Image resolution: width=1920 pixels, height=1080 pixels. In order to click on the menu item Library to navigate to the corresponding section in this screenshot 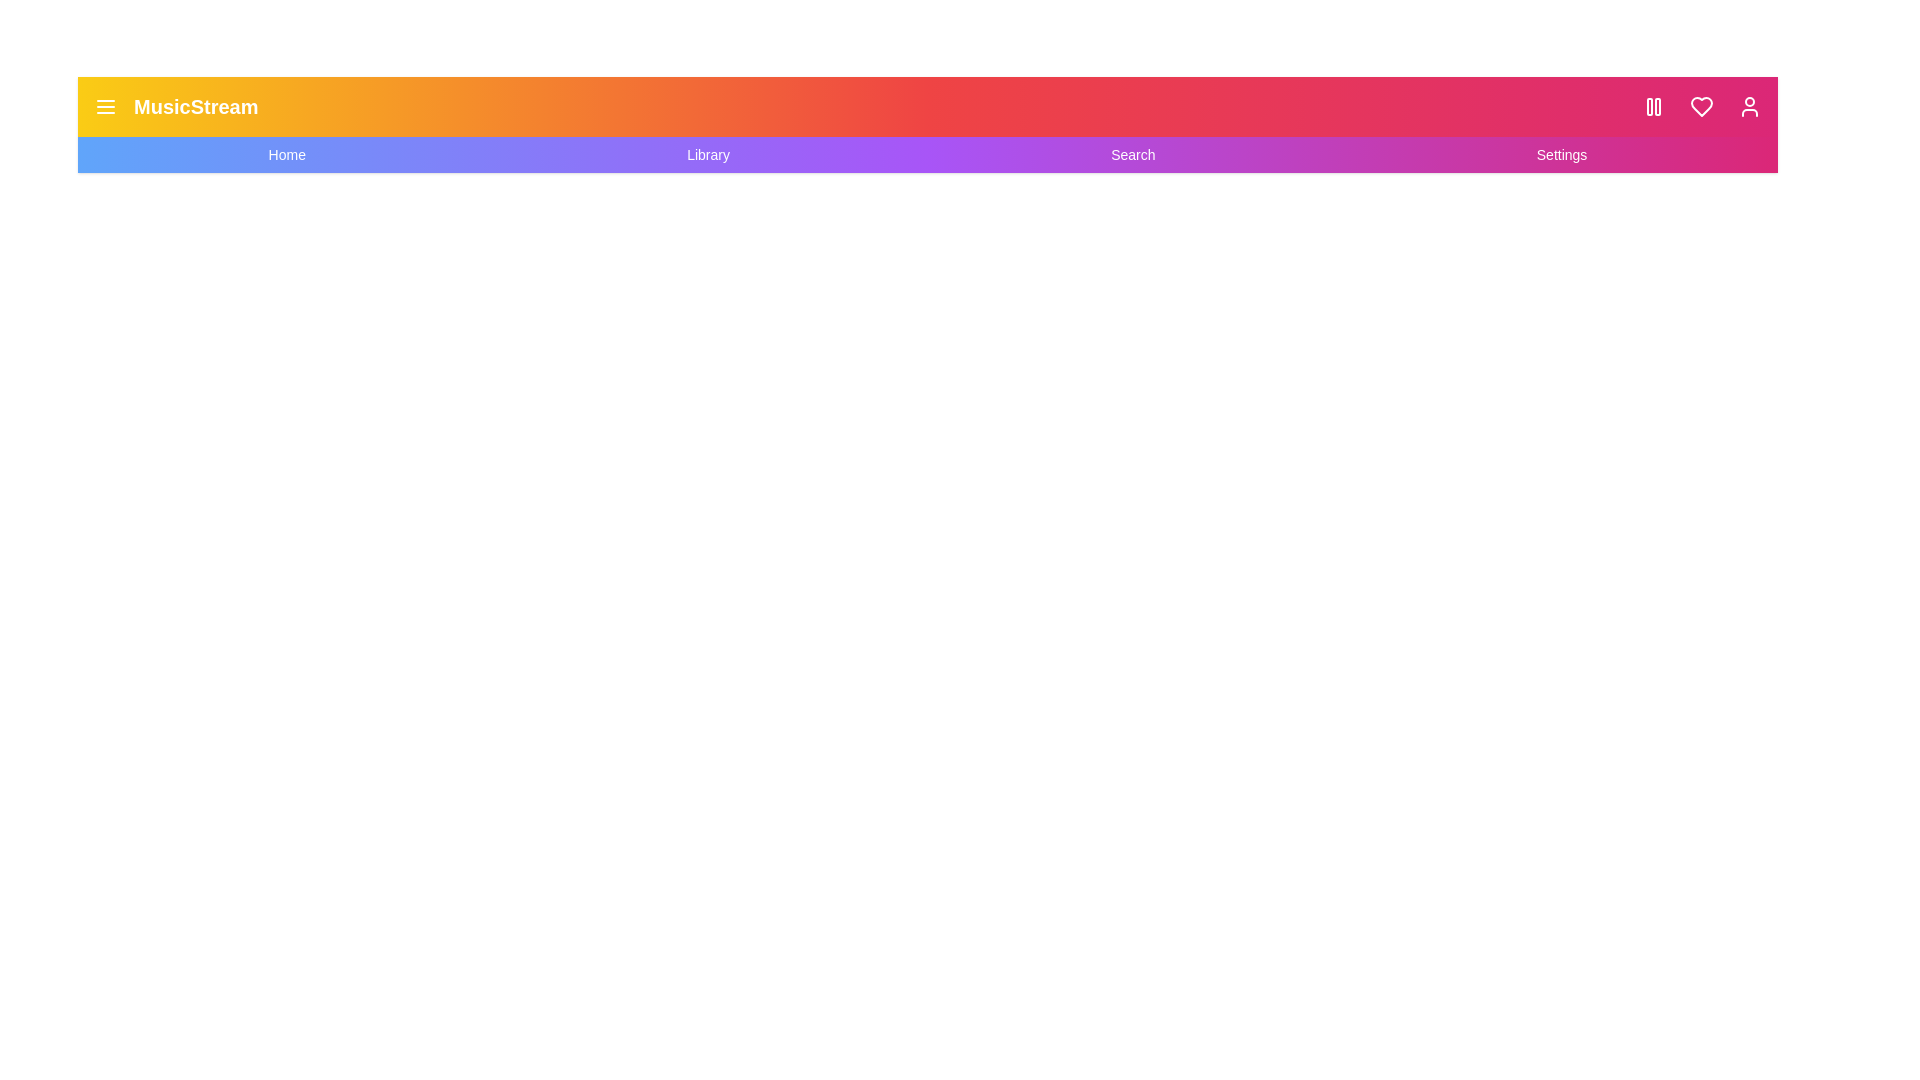, I will do `click(708, 153)`.